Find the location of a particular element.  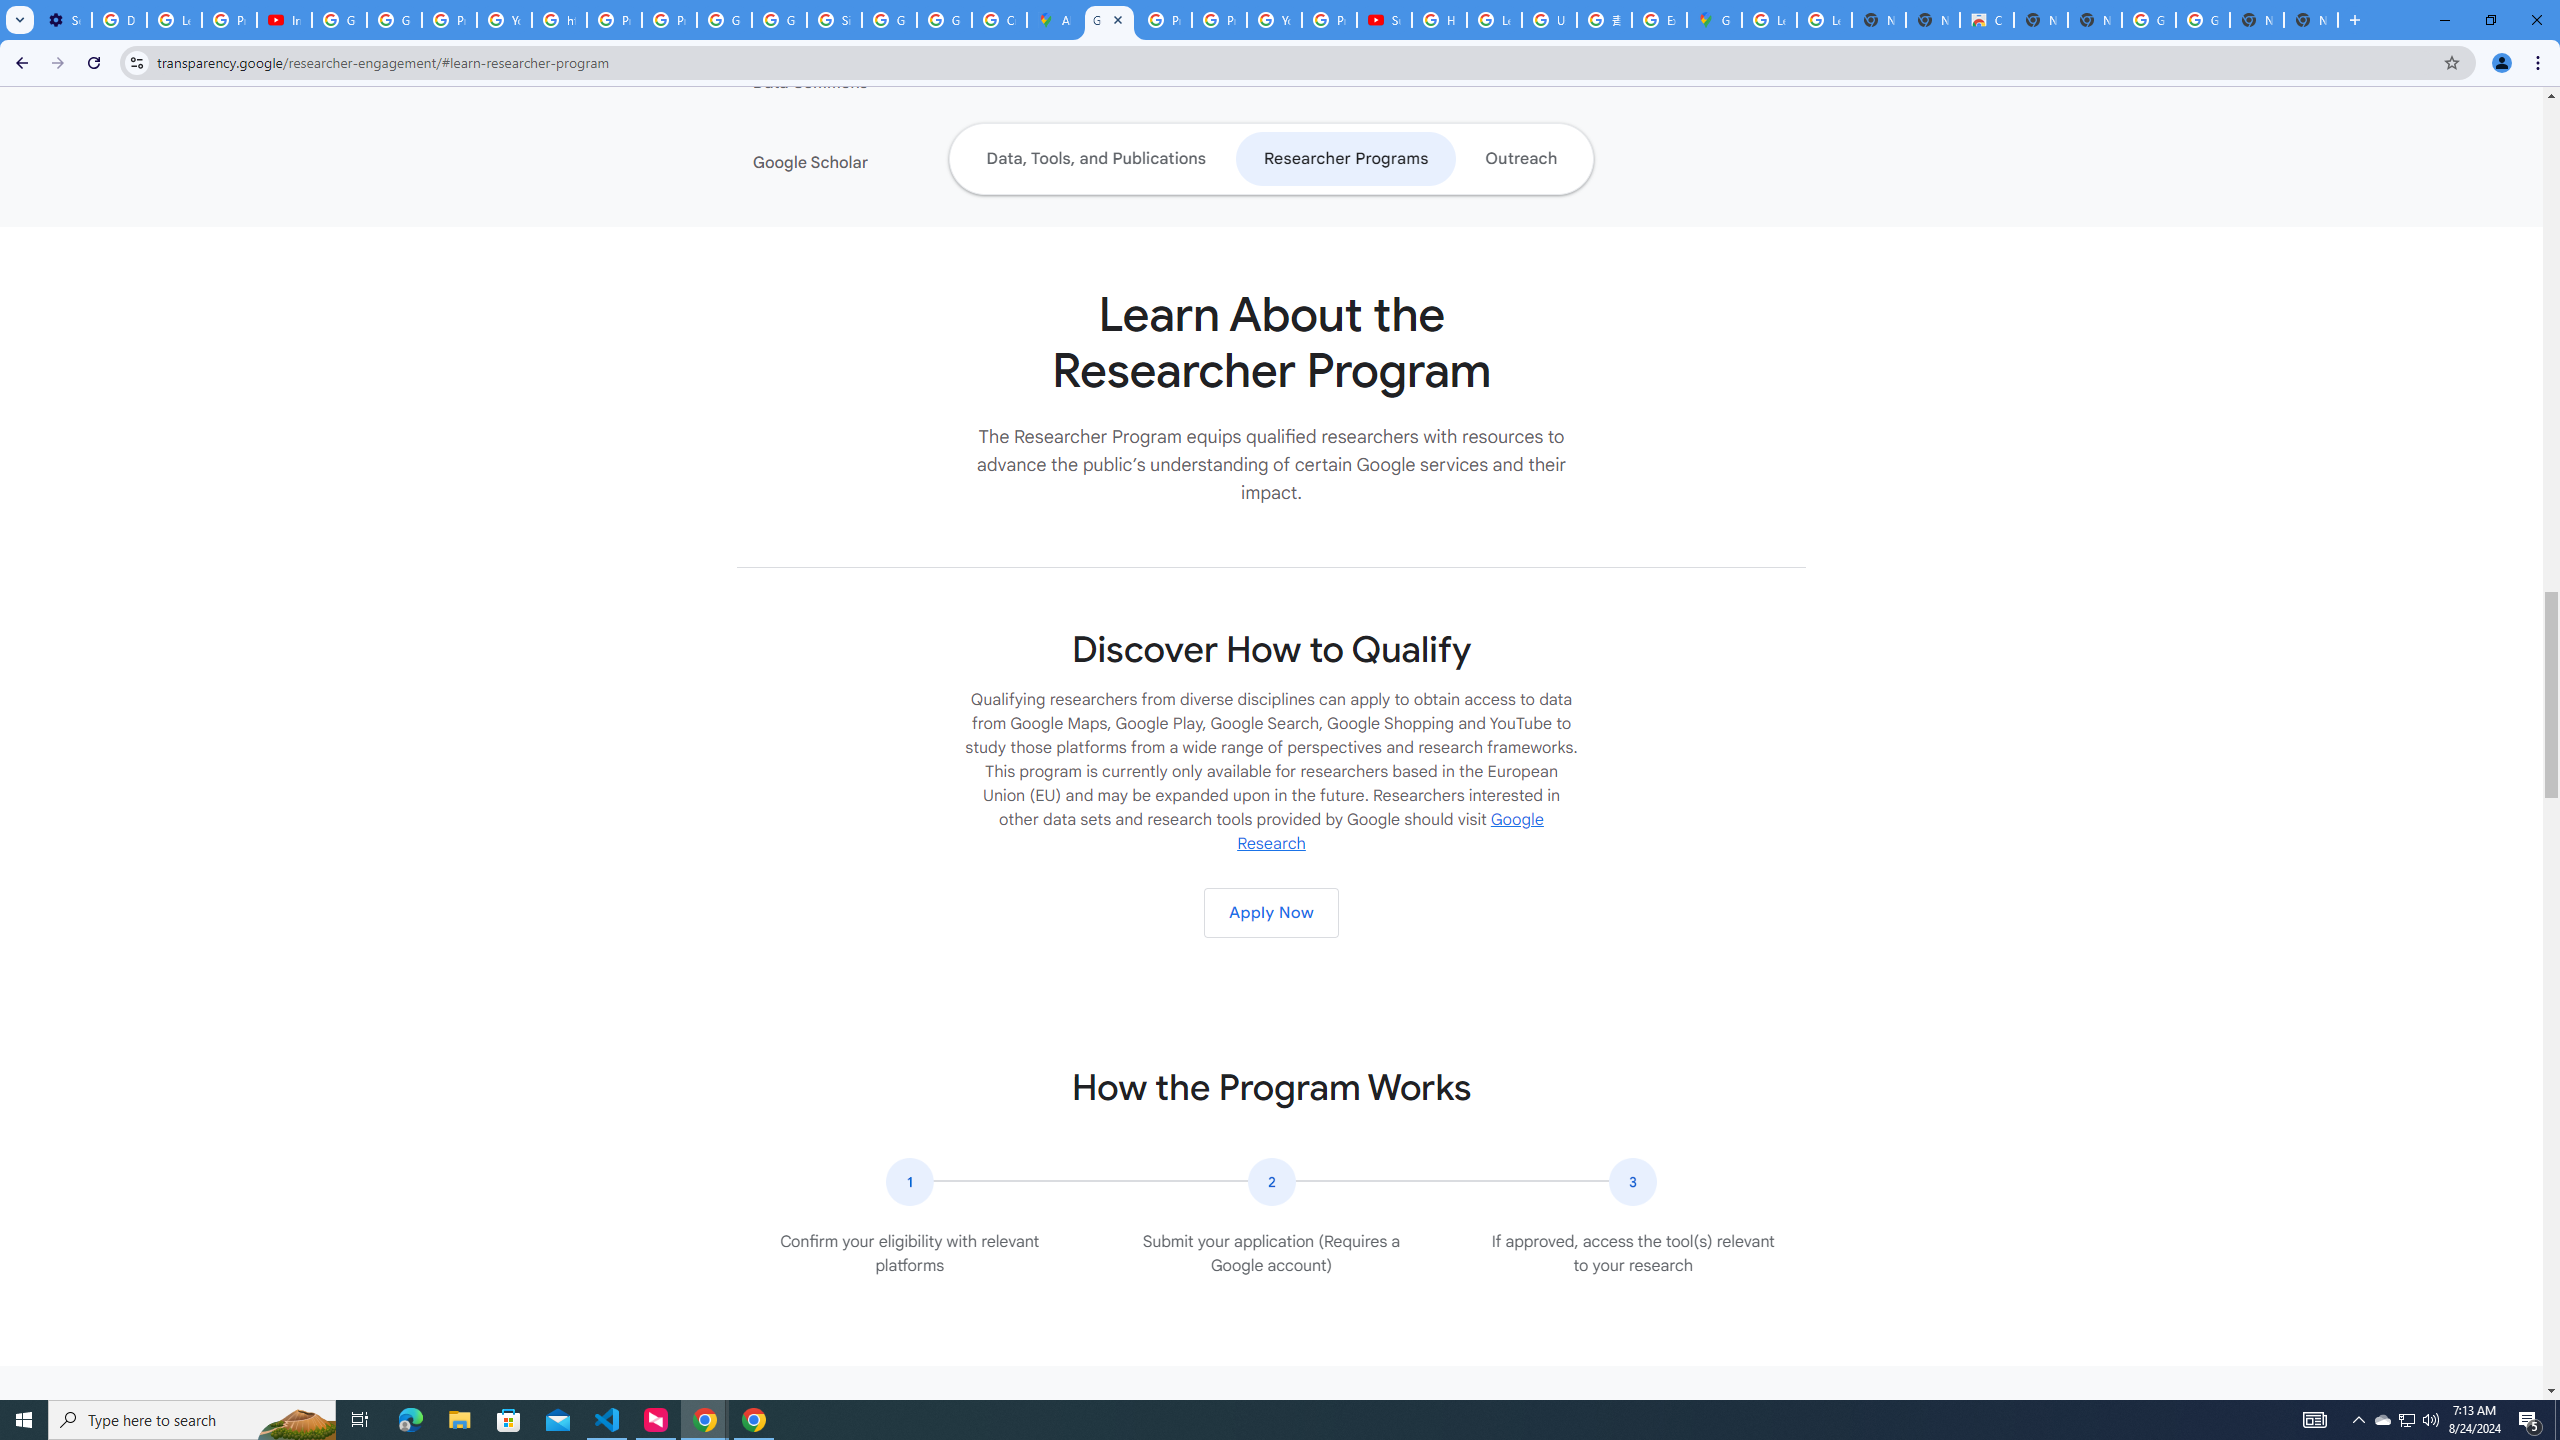

'Data Commons' is located at coordinates (875, 81).